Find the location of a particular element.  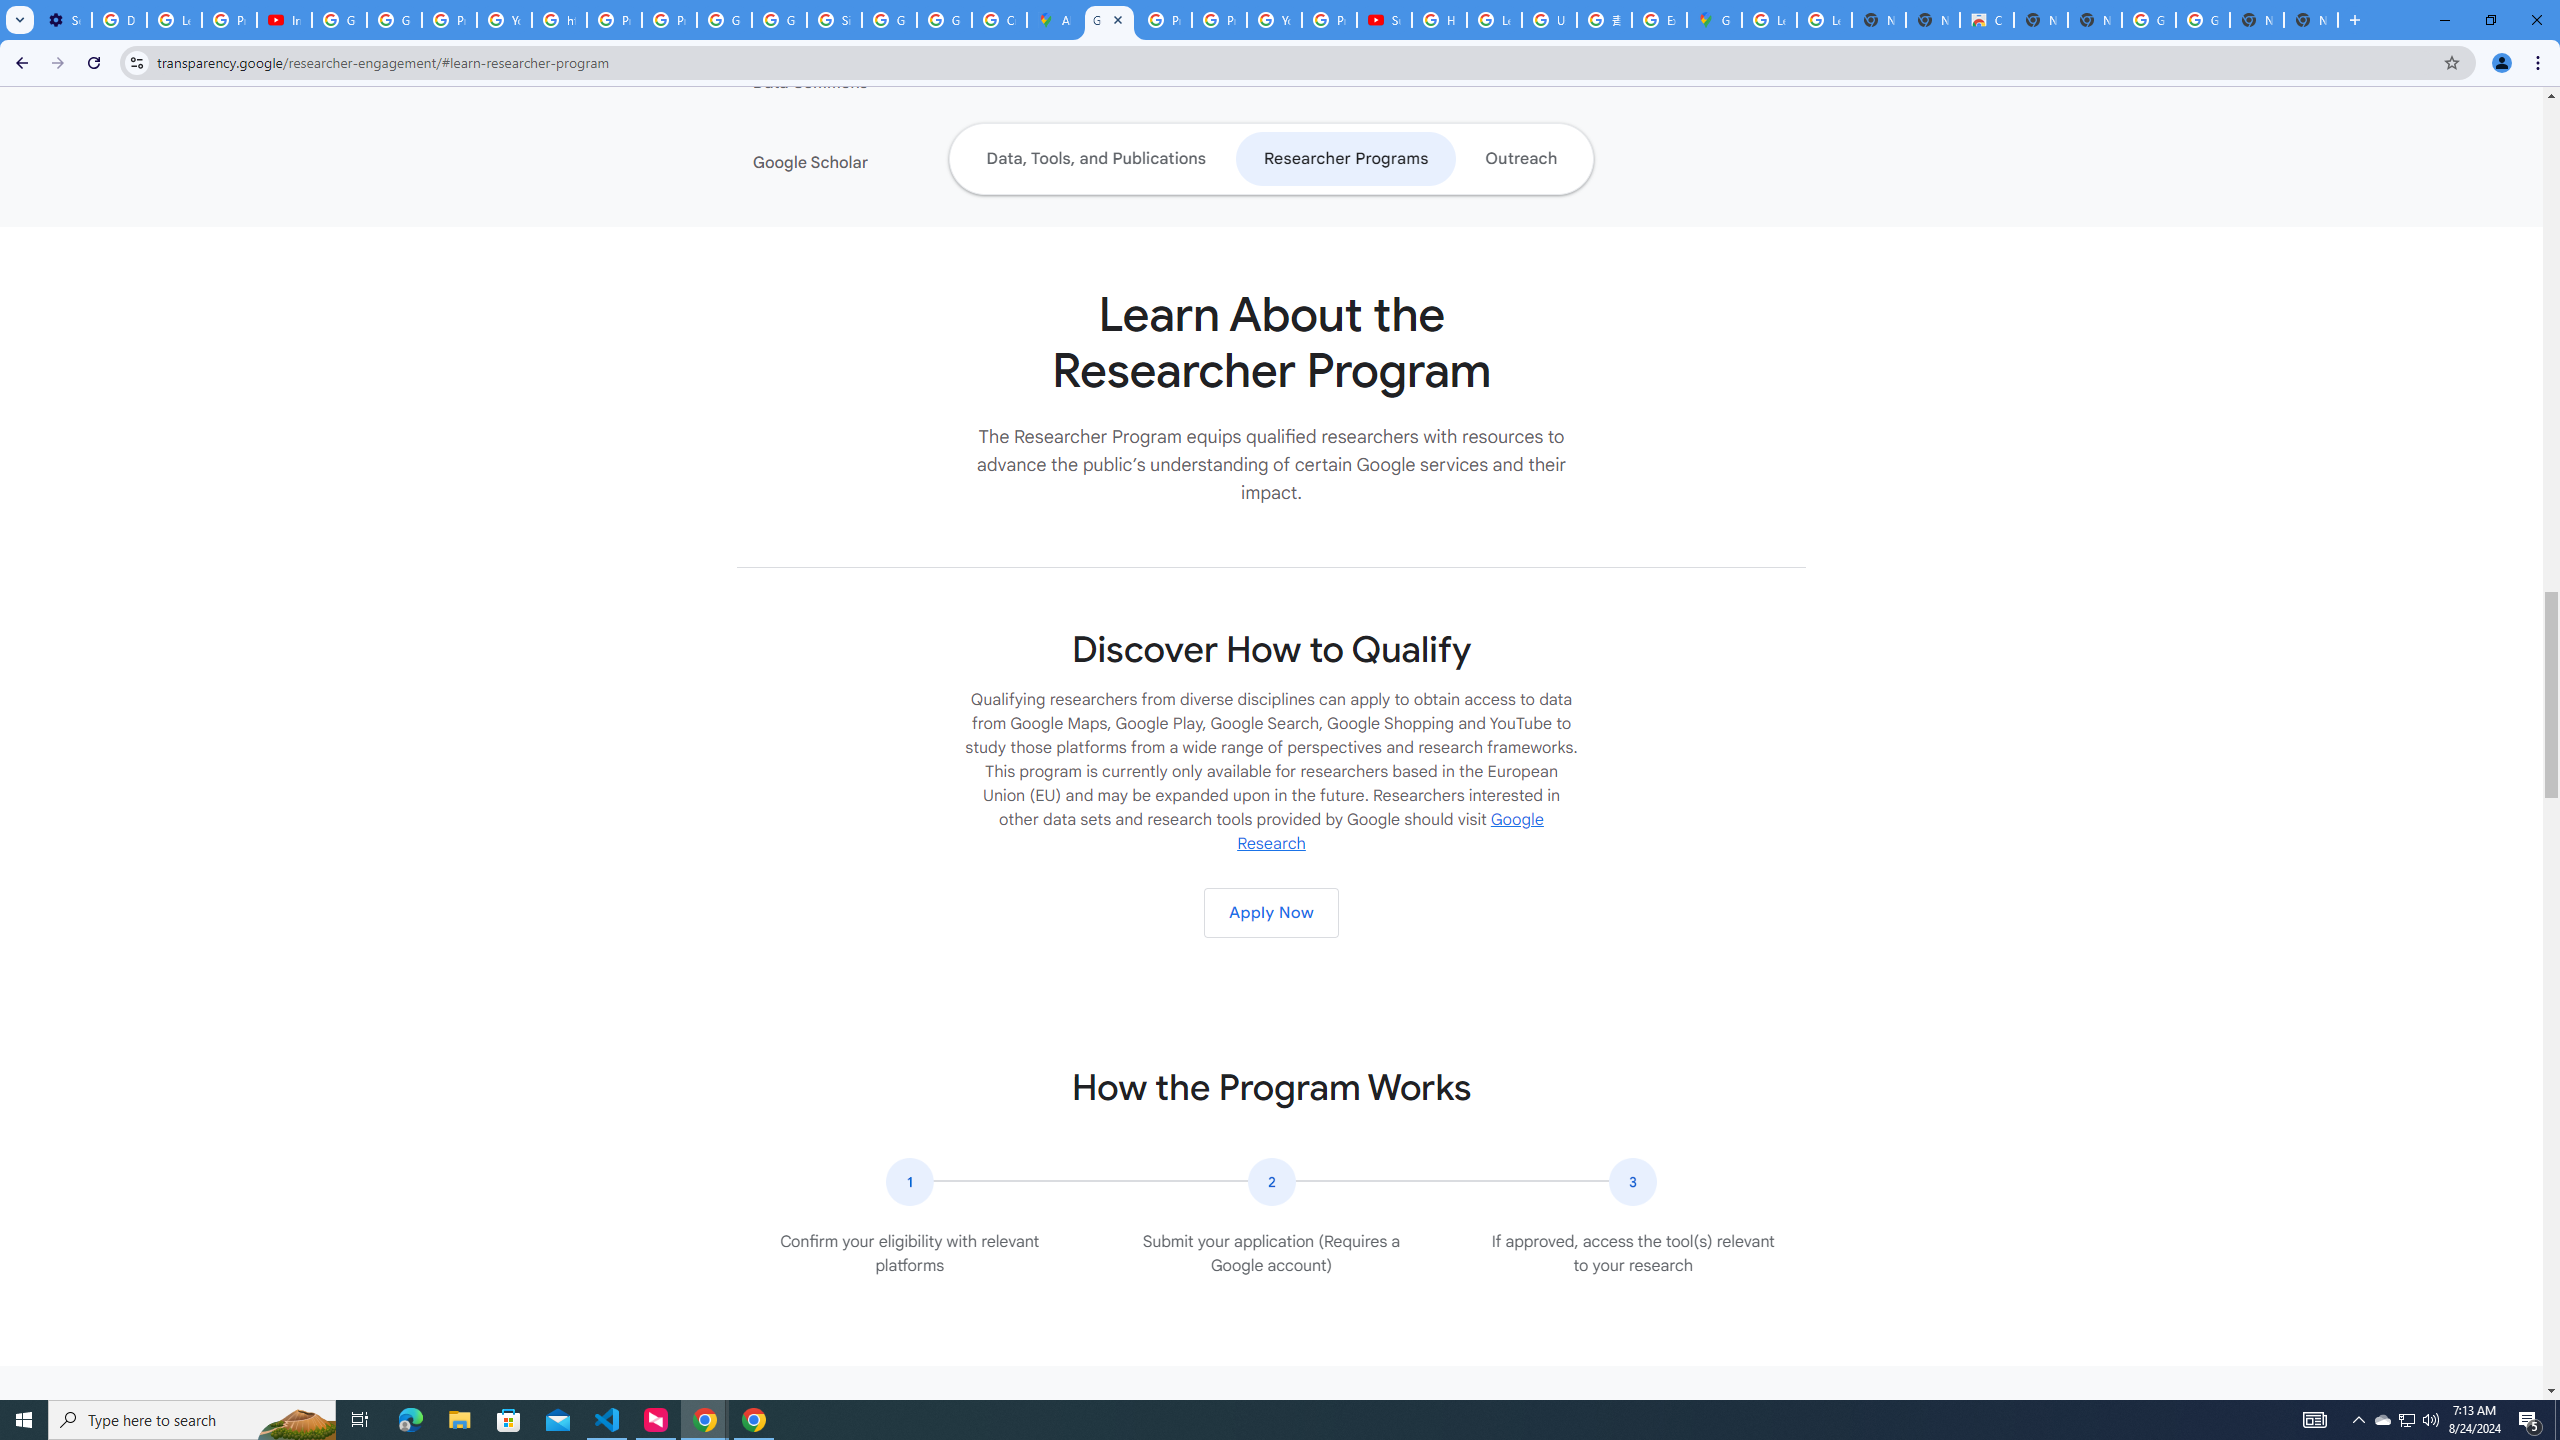

'Data Commons' is located at coordinates (875, 81).